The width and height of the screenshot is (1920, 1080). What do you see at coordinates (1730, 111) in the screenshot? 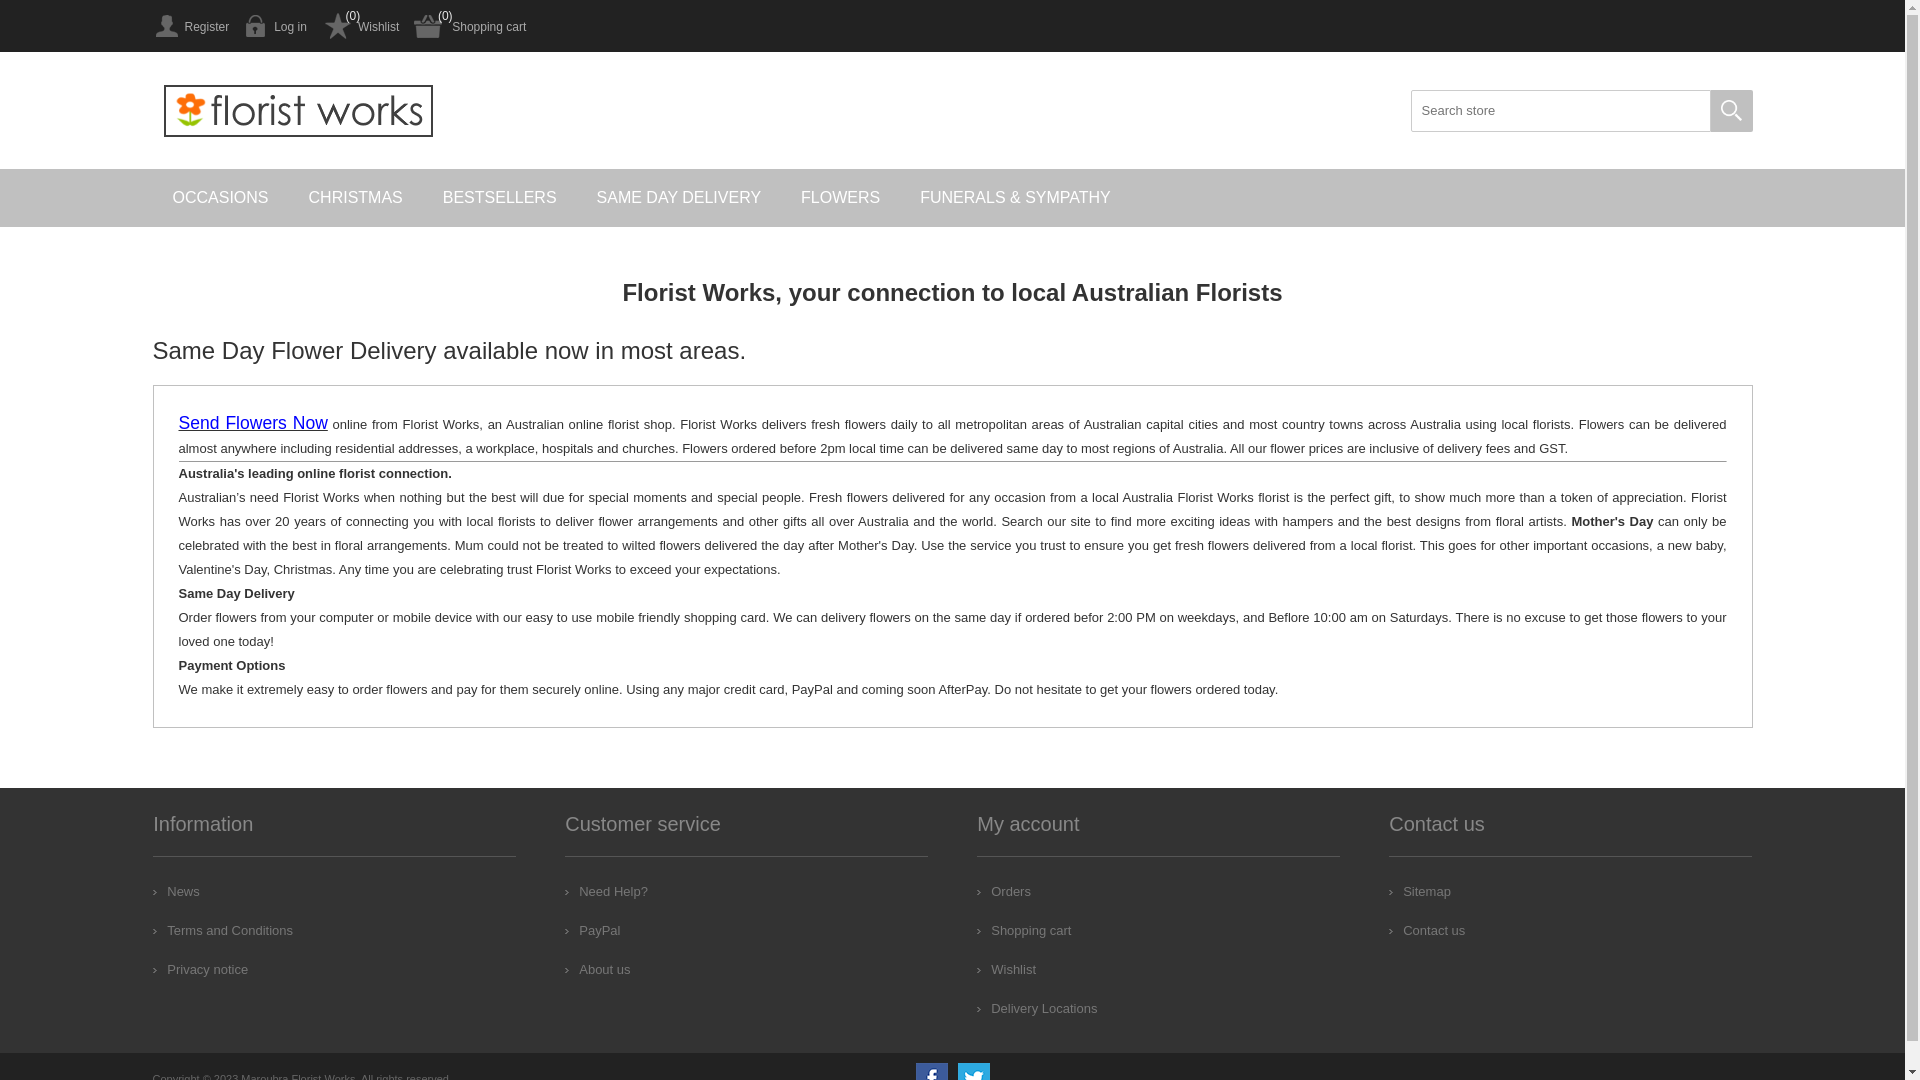
I see `'Search'` at bounding box center [1730, 111].